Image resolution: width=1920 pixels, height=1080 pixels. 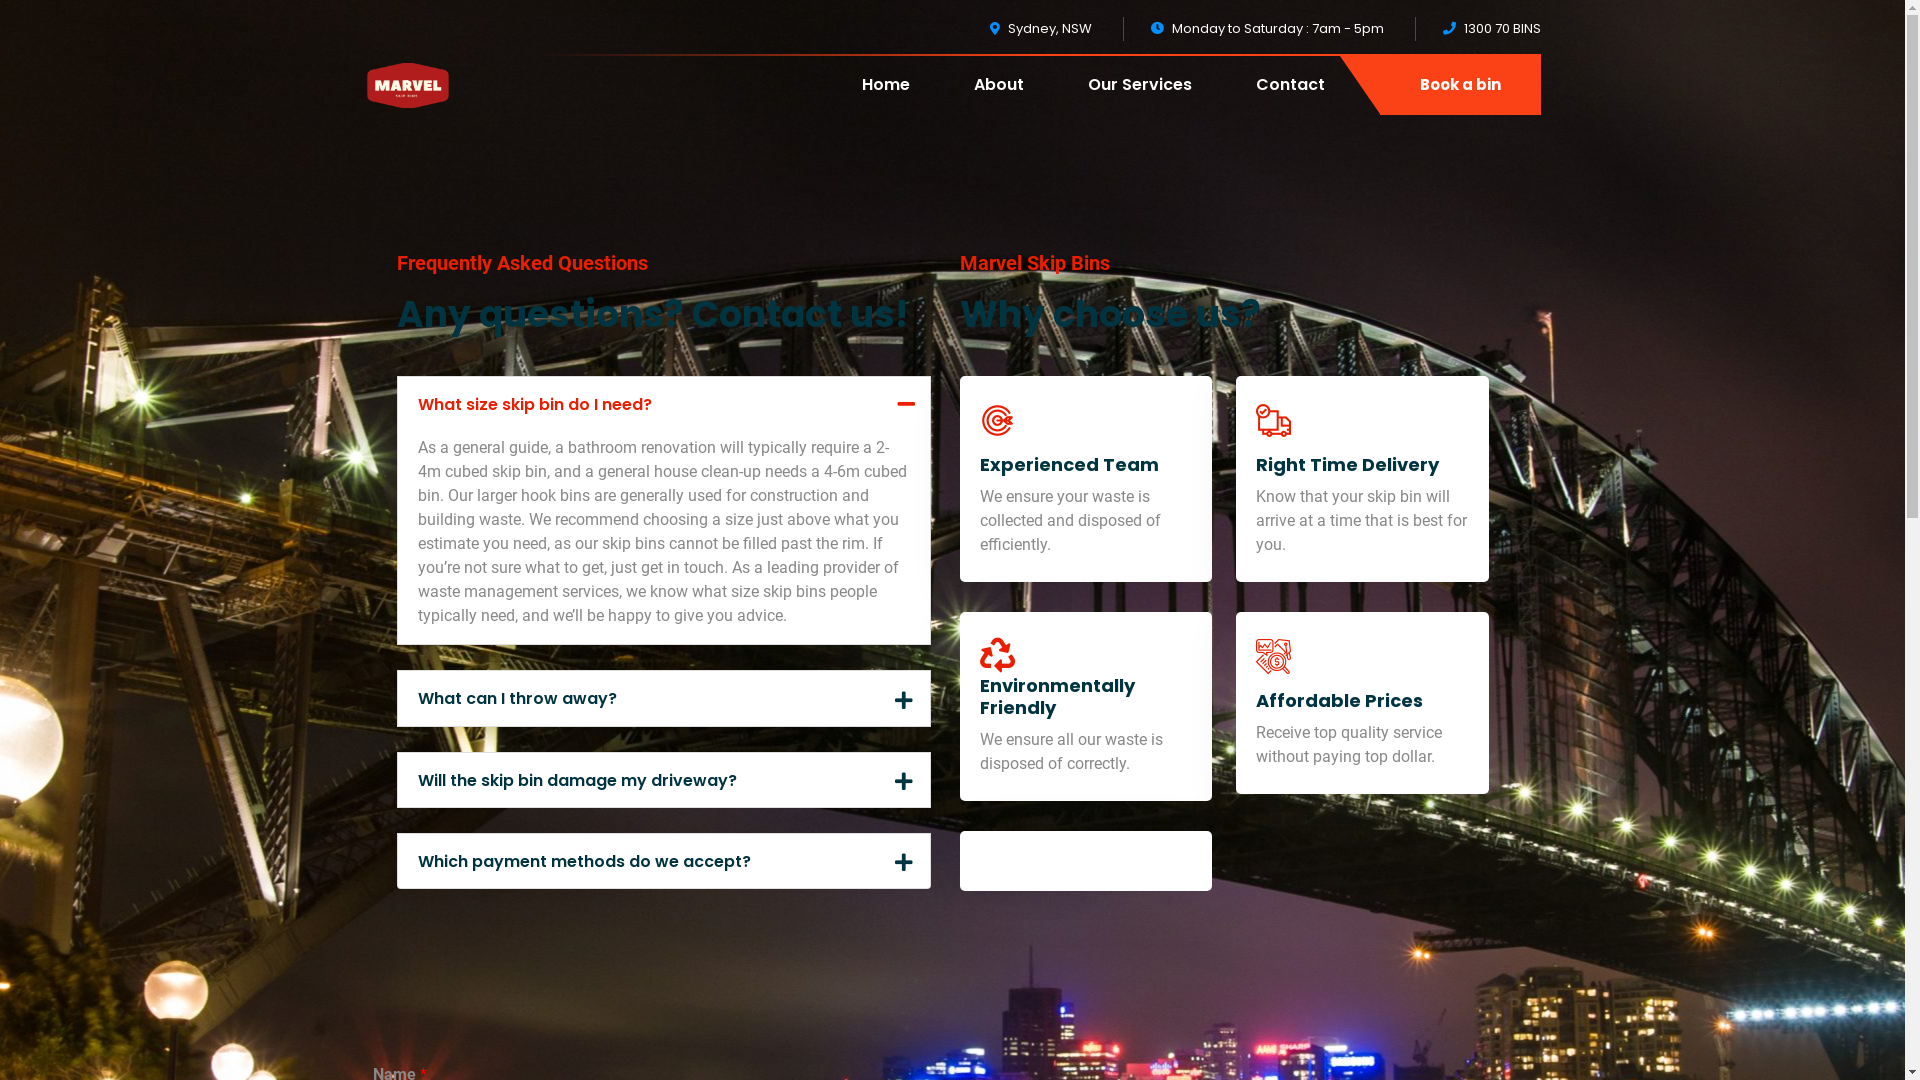 I want to click on 'About', so click(x=998, y=99).